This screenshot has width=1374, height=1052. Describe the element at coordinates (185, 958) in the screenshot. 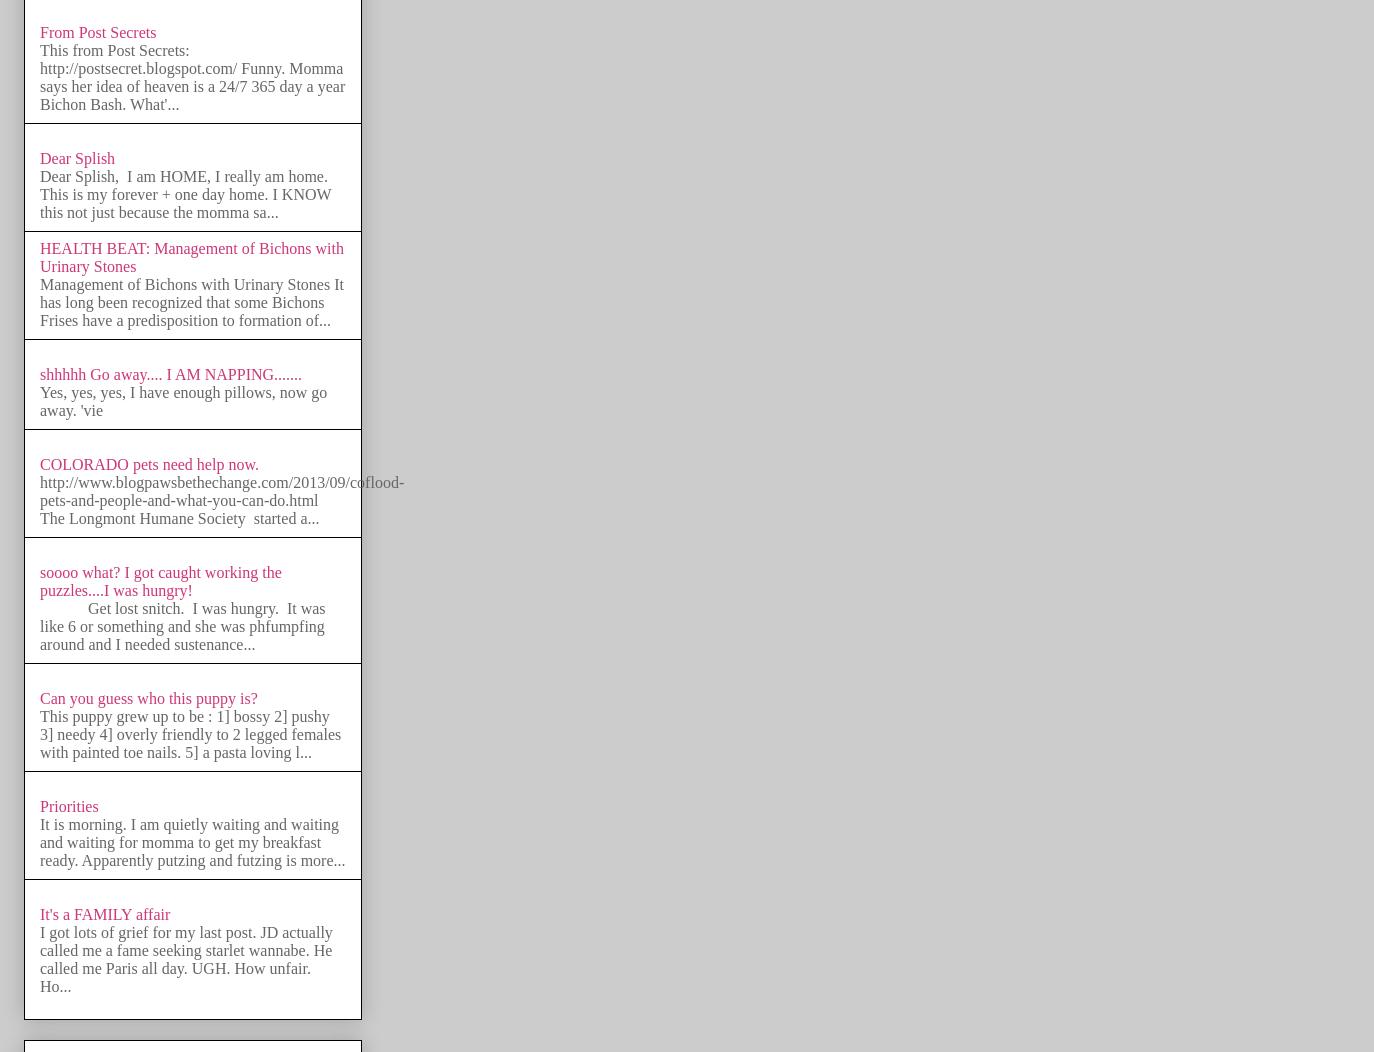

I see `'I got lots of grief for my last post. JD actually called me a fame seeking starlet wannabe. He called me Paris all day. UGH. How unfair. Ho...'` at that location.